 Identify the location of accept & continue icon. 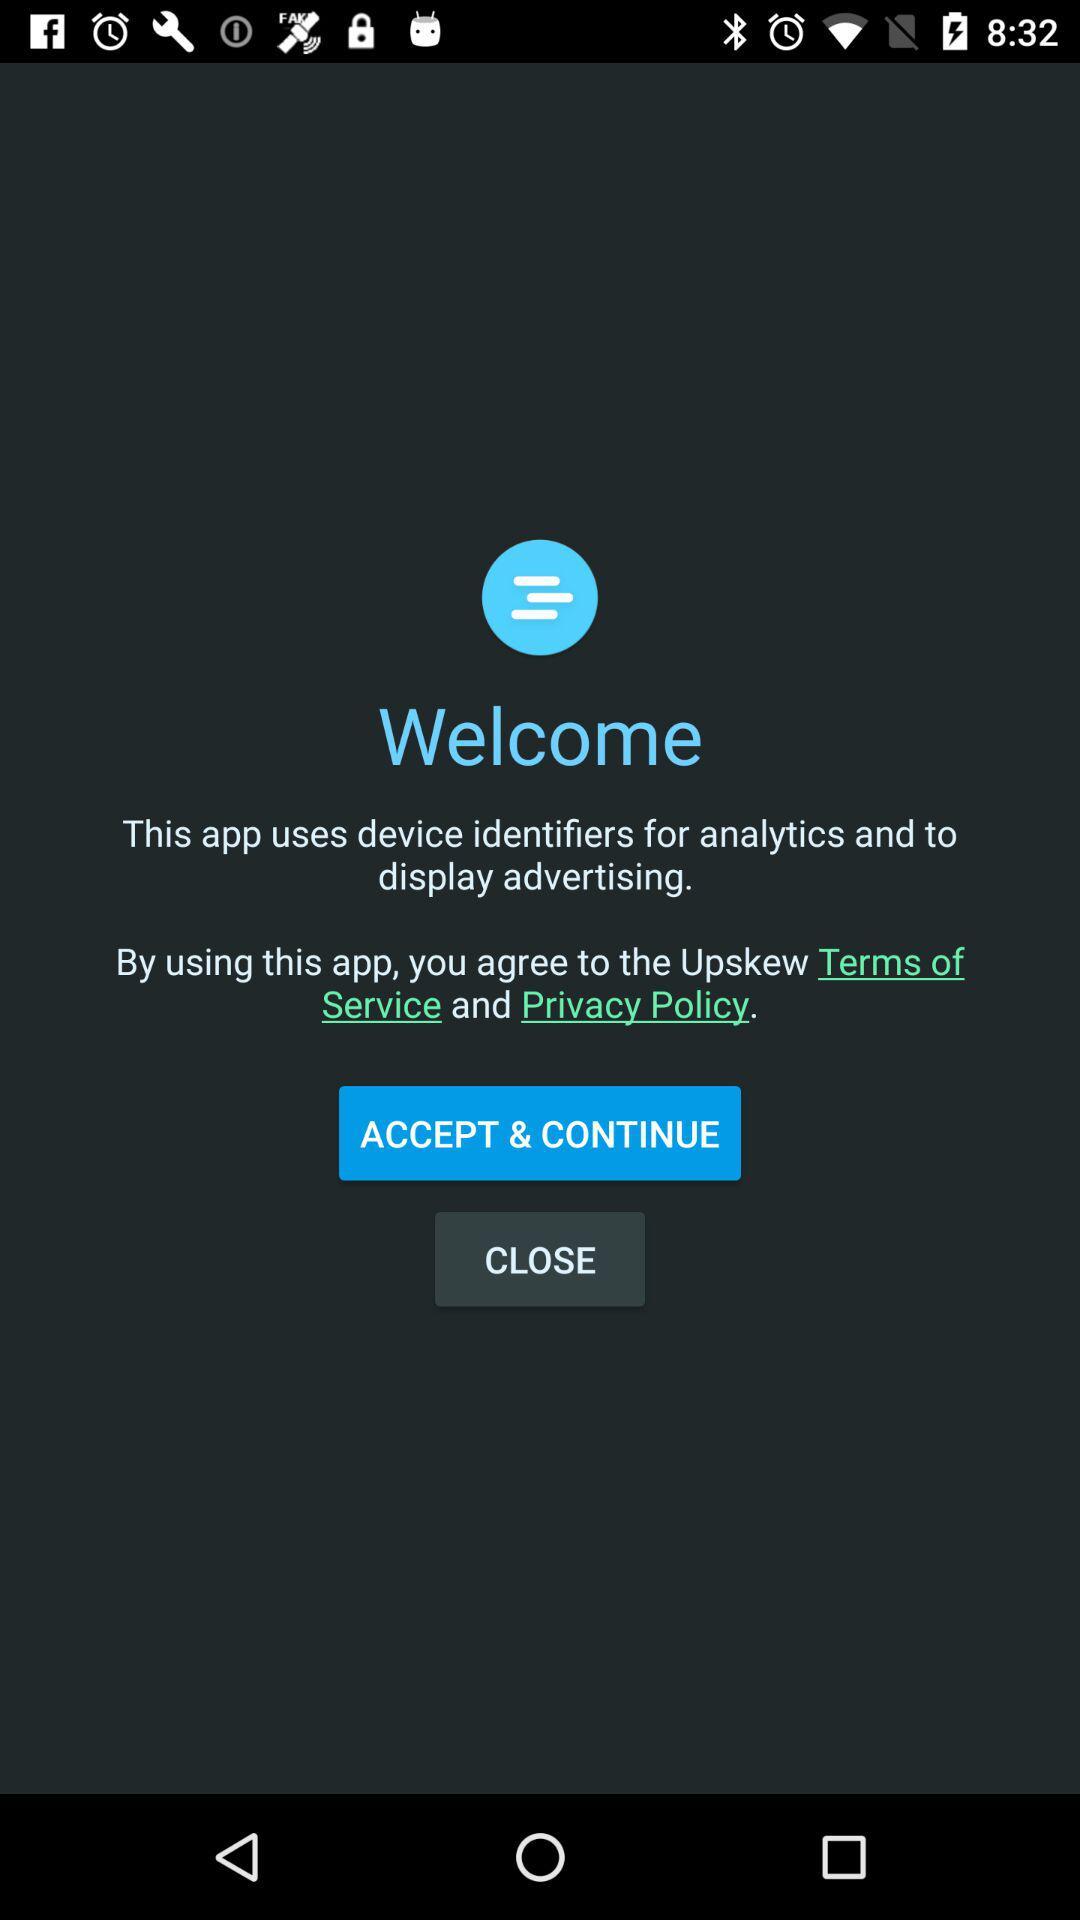
(540, 1133).